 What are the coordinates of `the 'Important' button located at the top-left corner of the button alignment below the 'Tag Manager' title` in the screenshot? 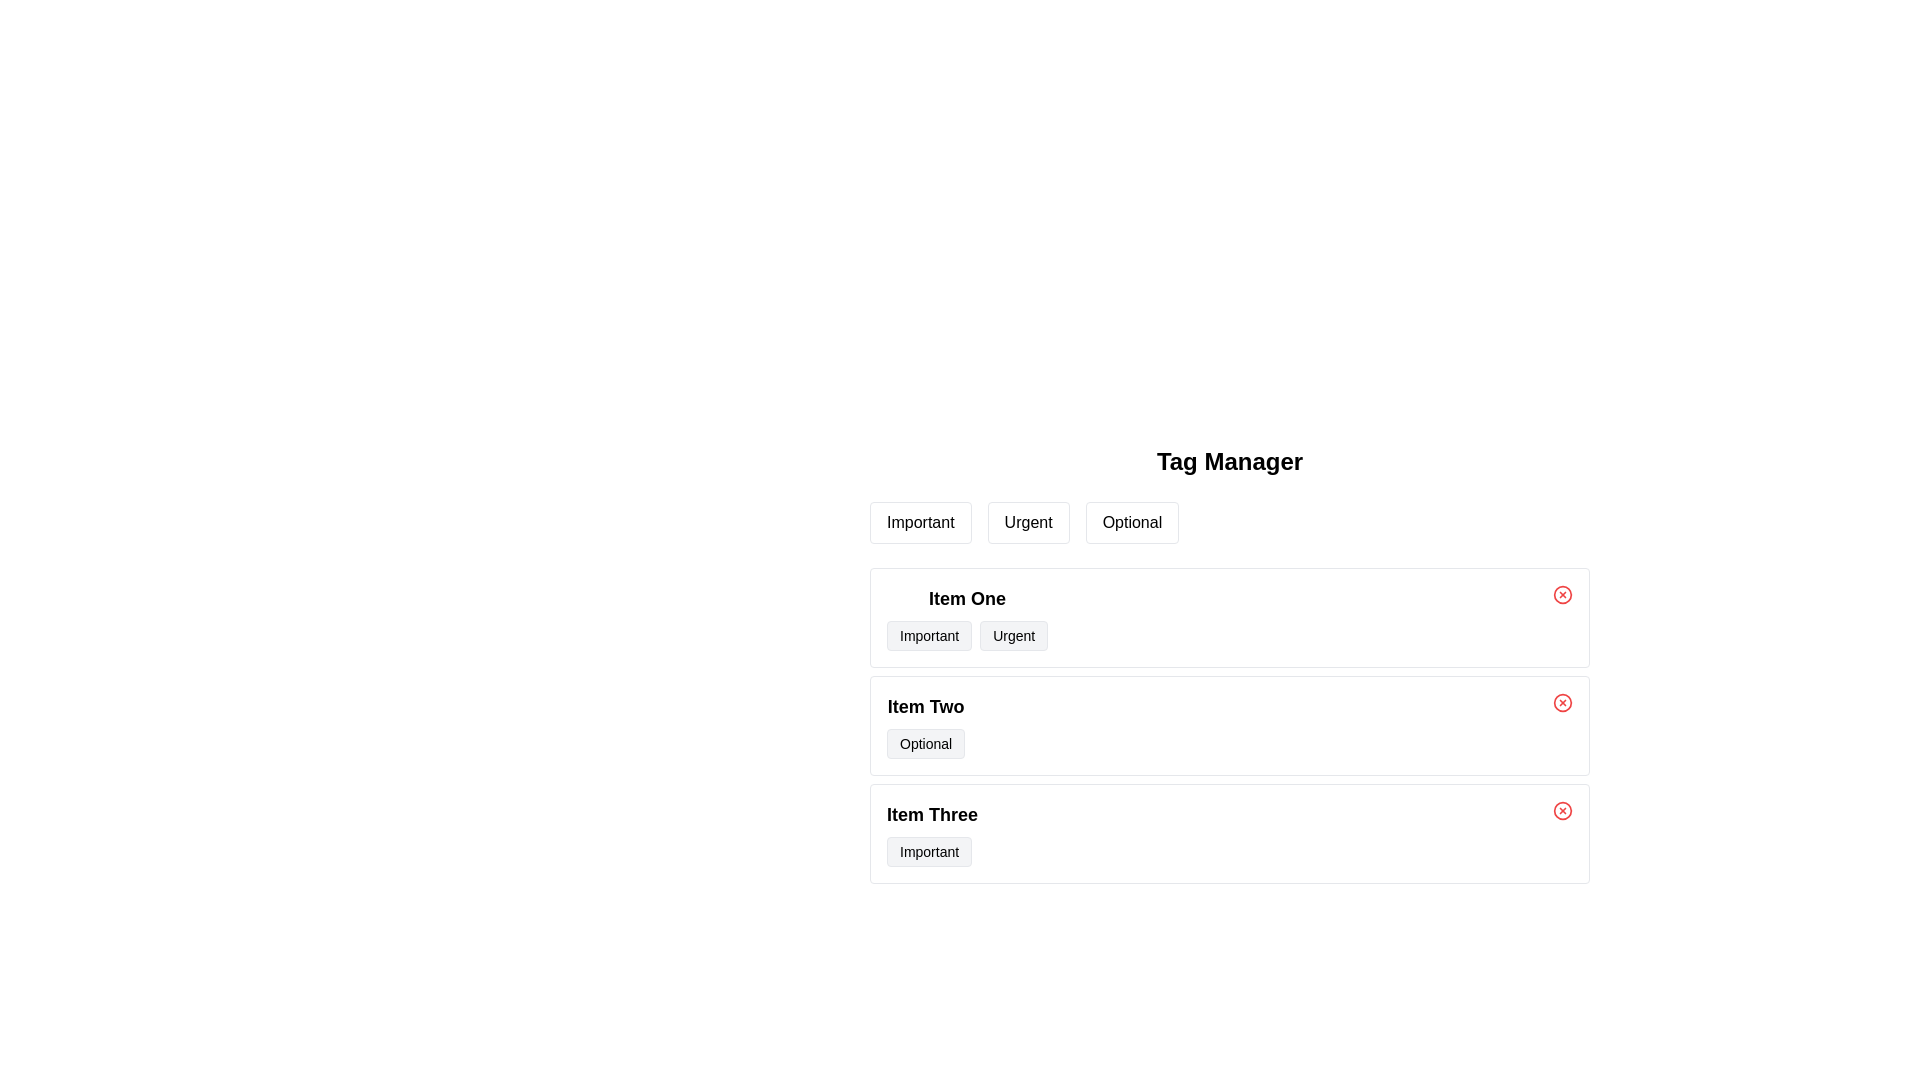 It's located at (919, 522).